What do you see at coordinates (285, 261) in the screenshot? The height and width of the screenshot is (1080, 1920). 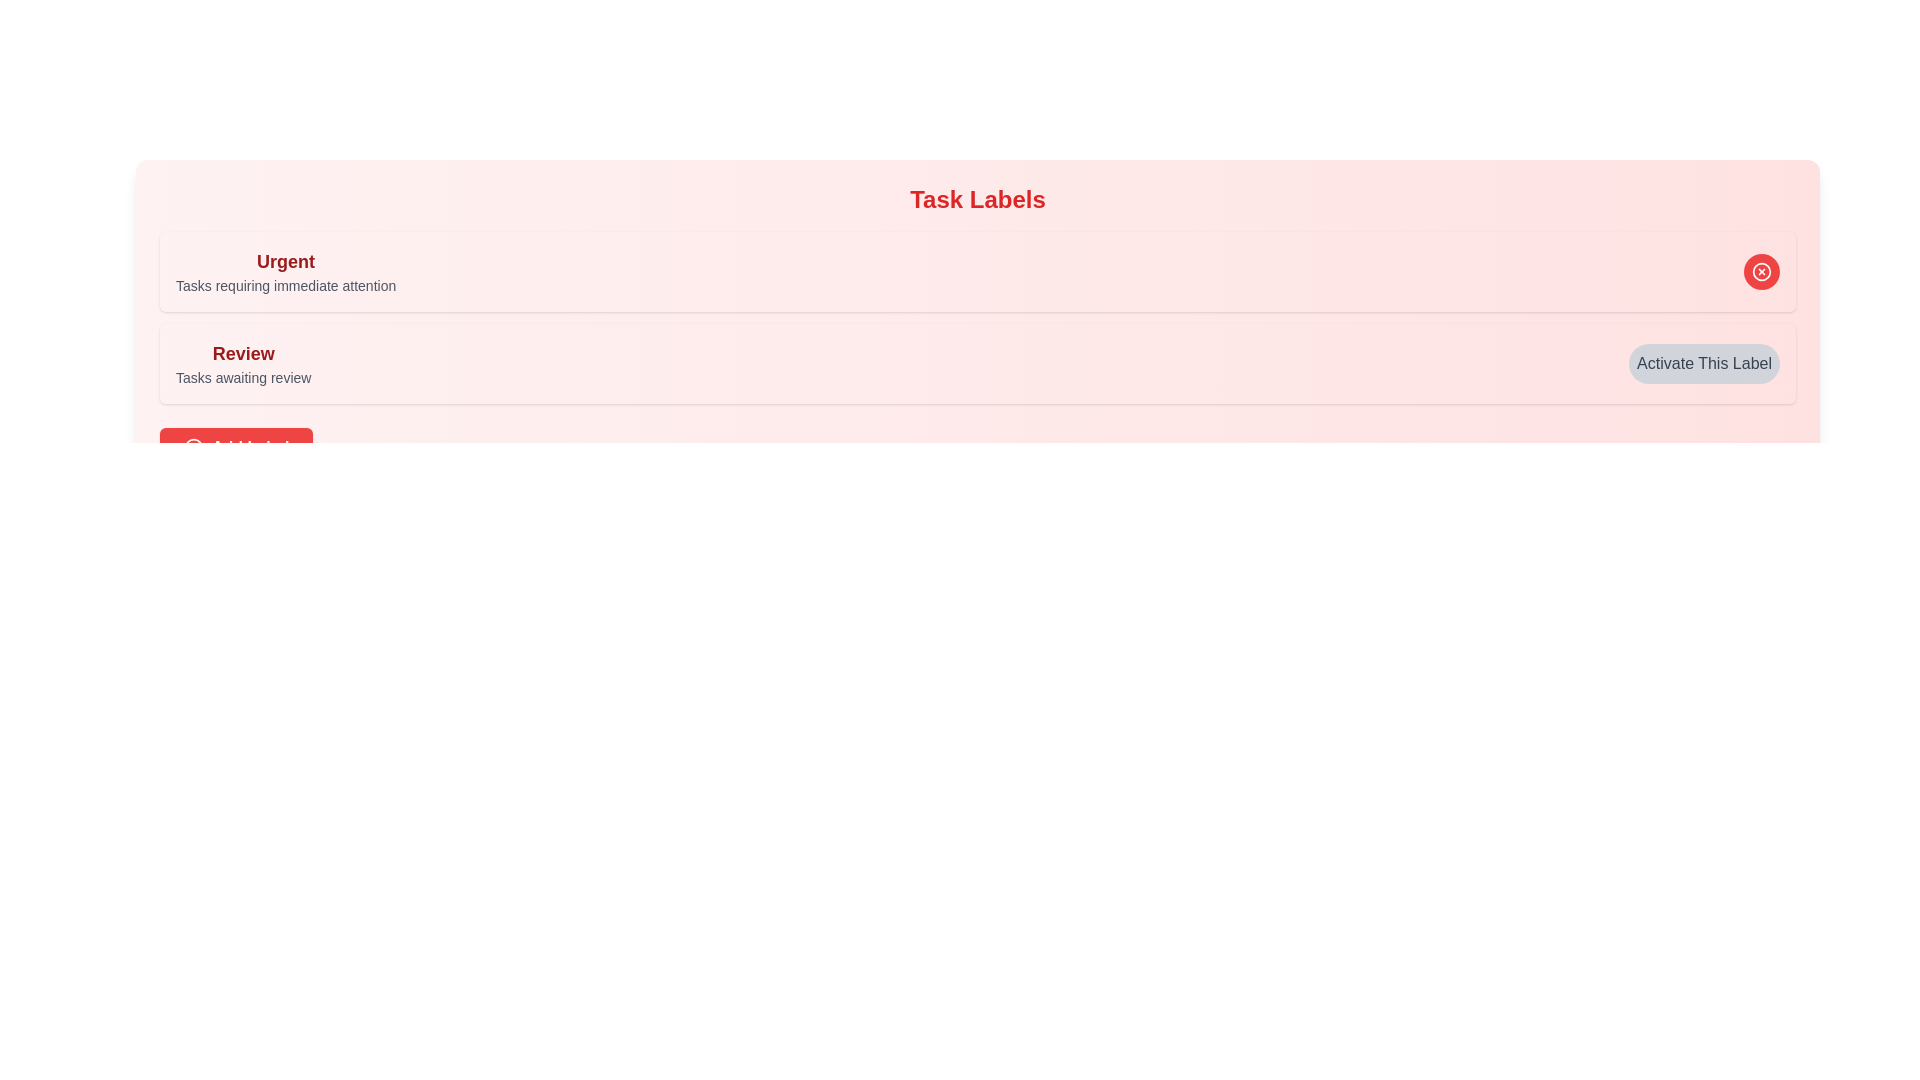 I see `the text of the label 'Urgent'` at bounding box center [285, 261].